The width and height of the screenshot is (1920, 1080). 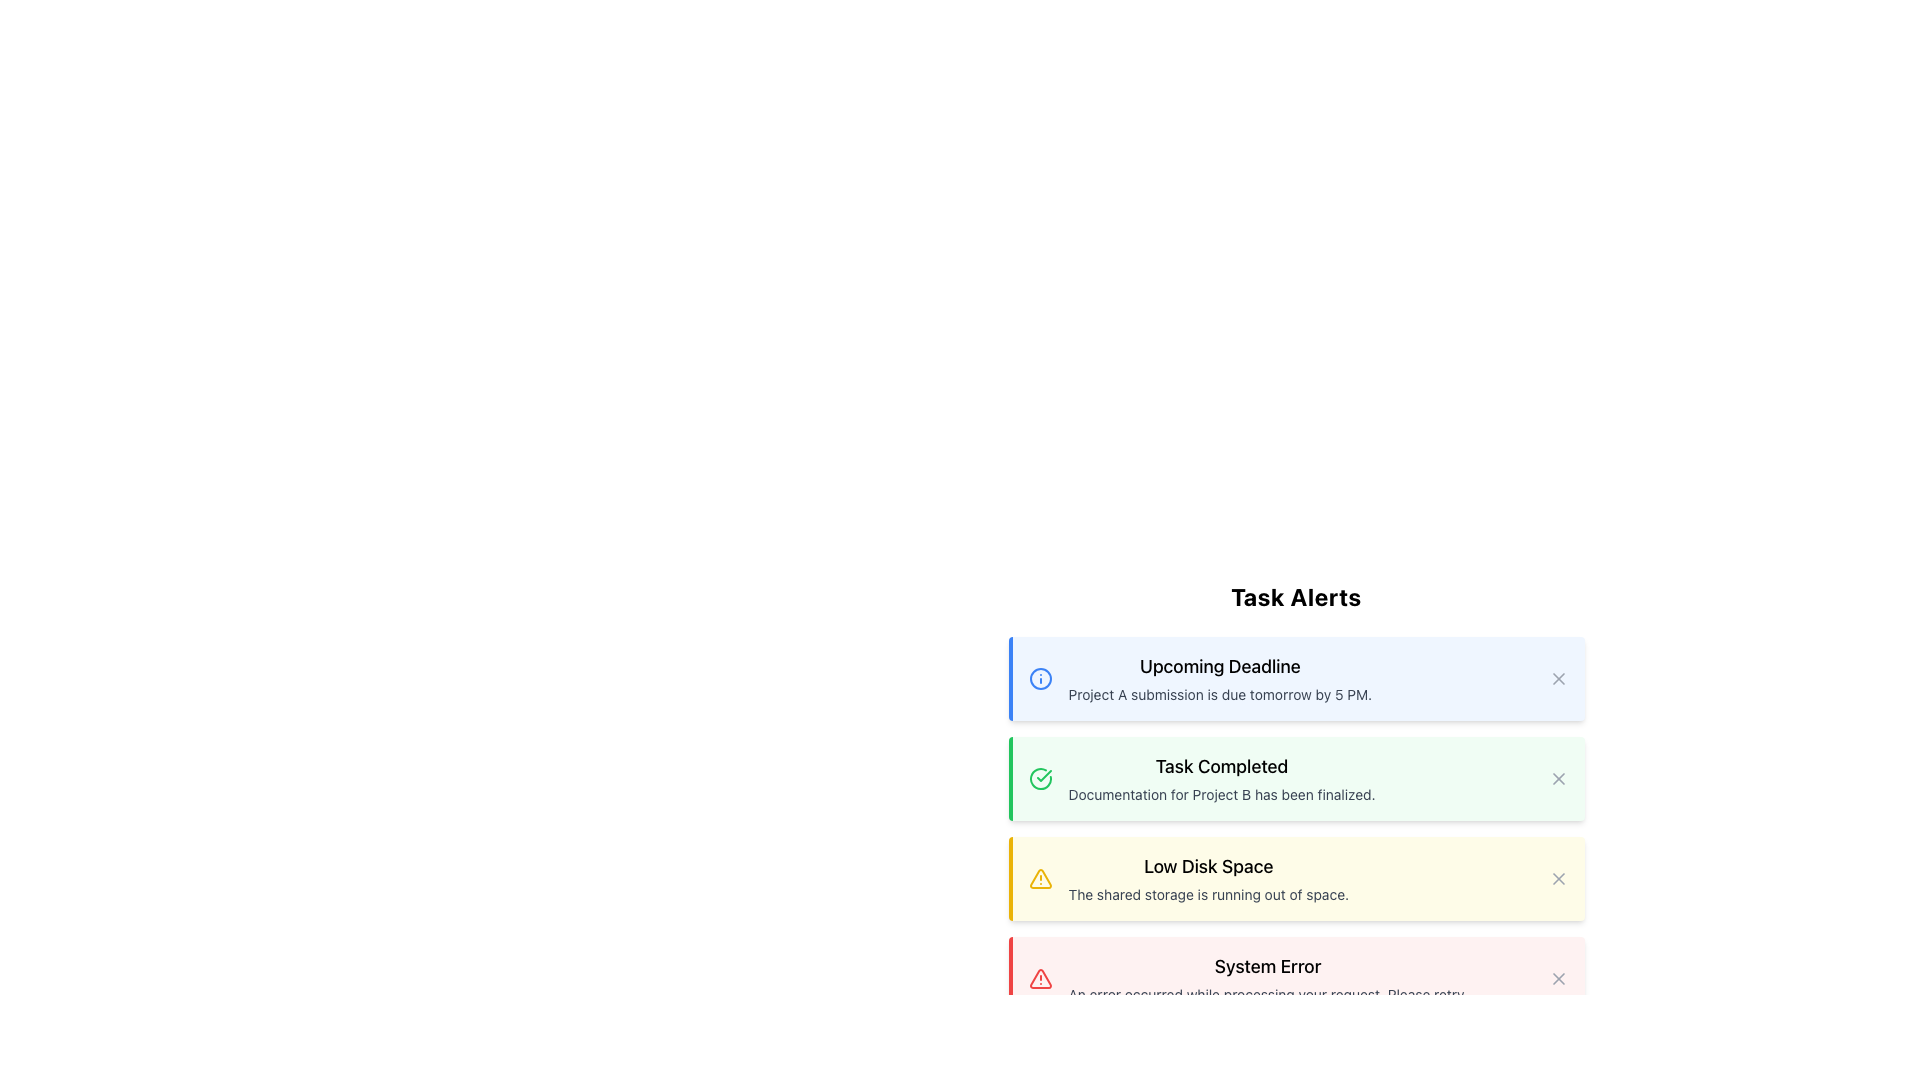 I want to click on the 'X' icon button located to the far right of the 'Task Completed' item in the list of task alerts, so click(x=1557, y=778).